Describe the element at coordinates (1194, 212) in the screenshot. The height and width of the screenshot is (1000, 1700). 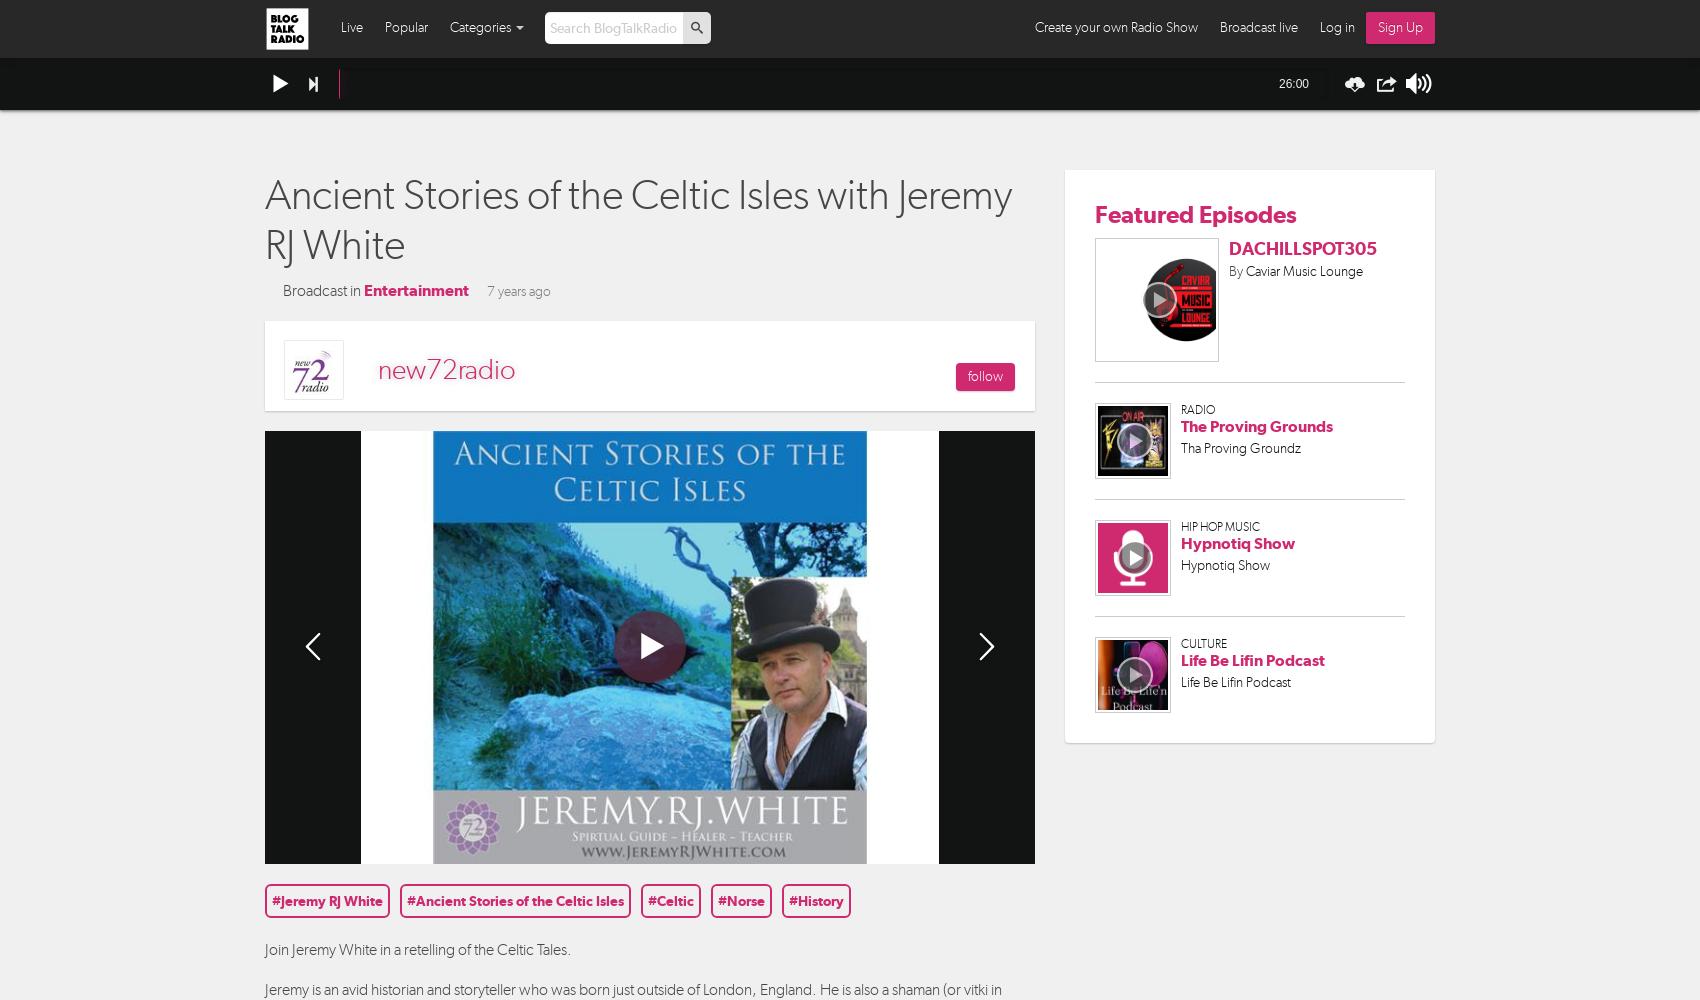
I see `'Featured Episodes'` at that location.